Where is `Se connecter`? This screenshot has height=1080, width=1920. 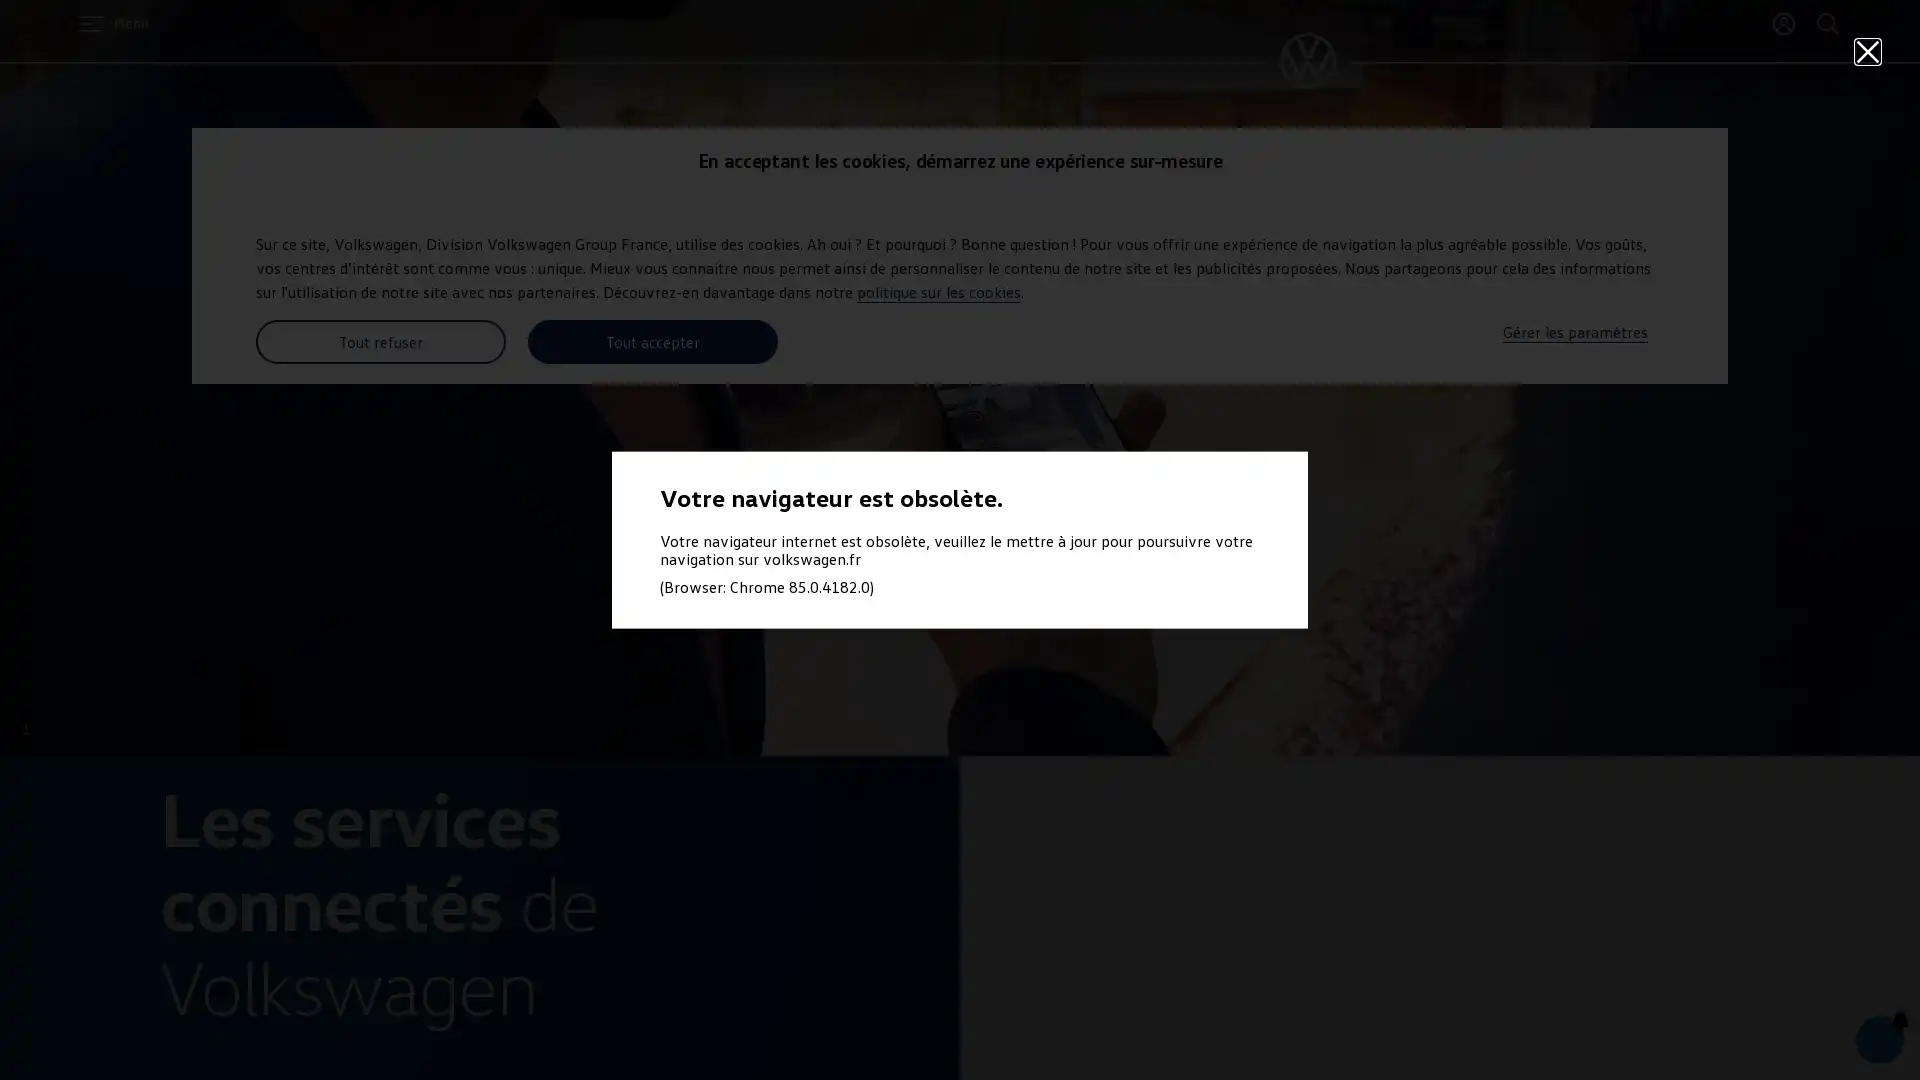
Se connecter is located at coordinates (1784, 23).